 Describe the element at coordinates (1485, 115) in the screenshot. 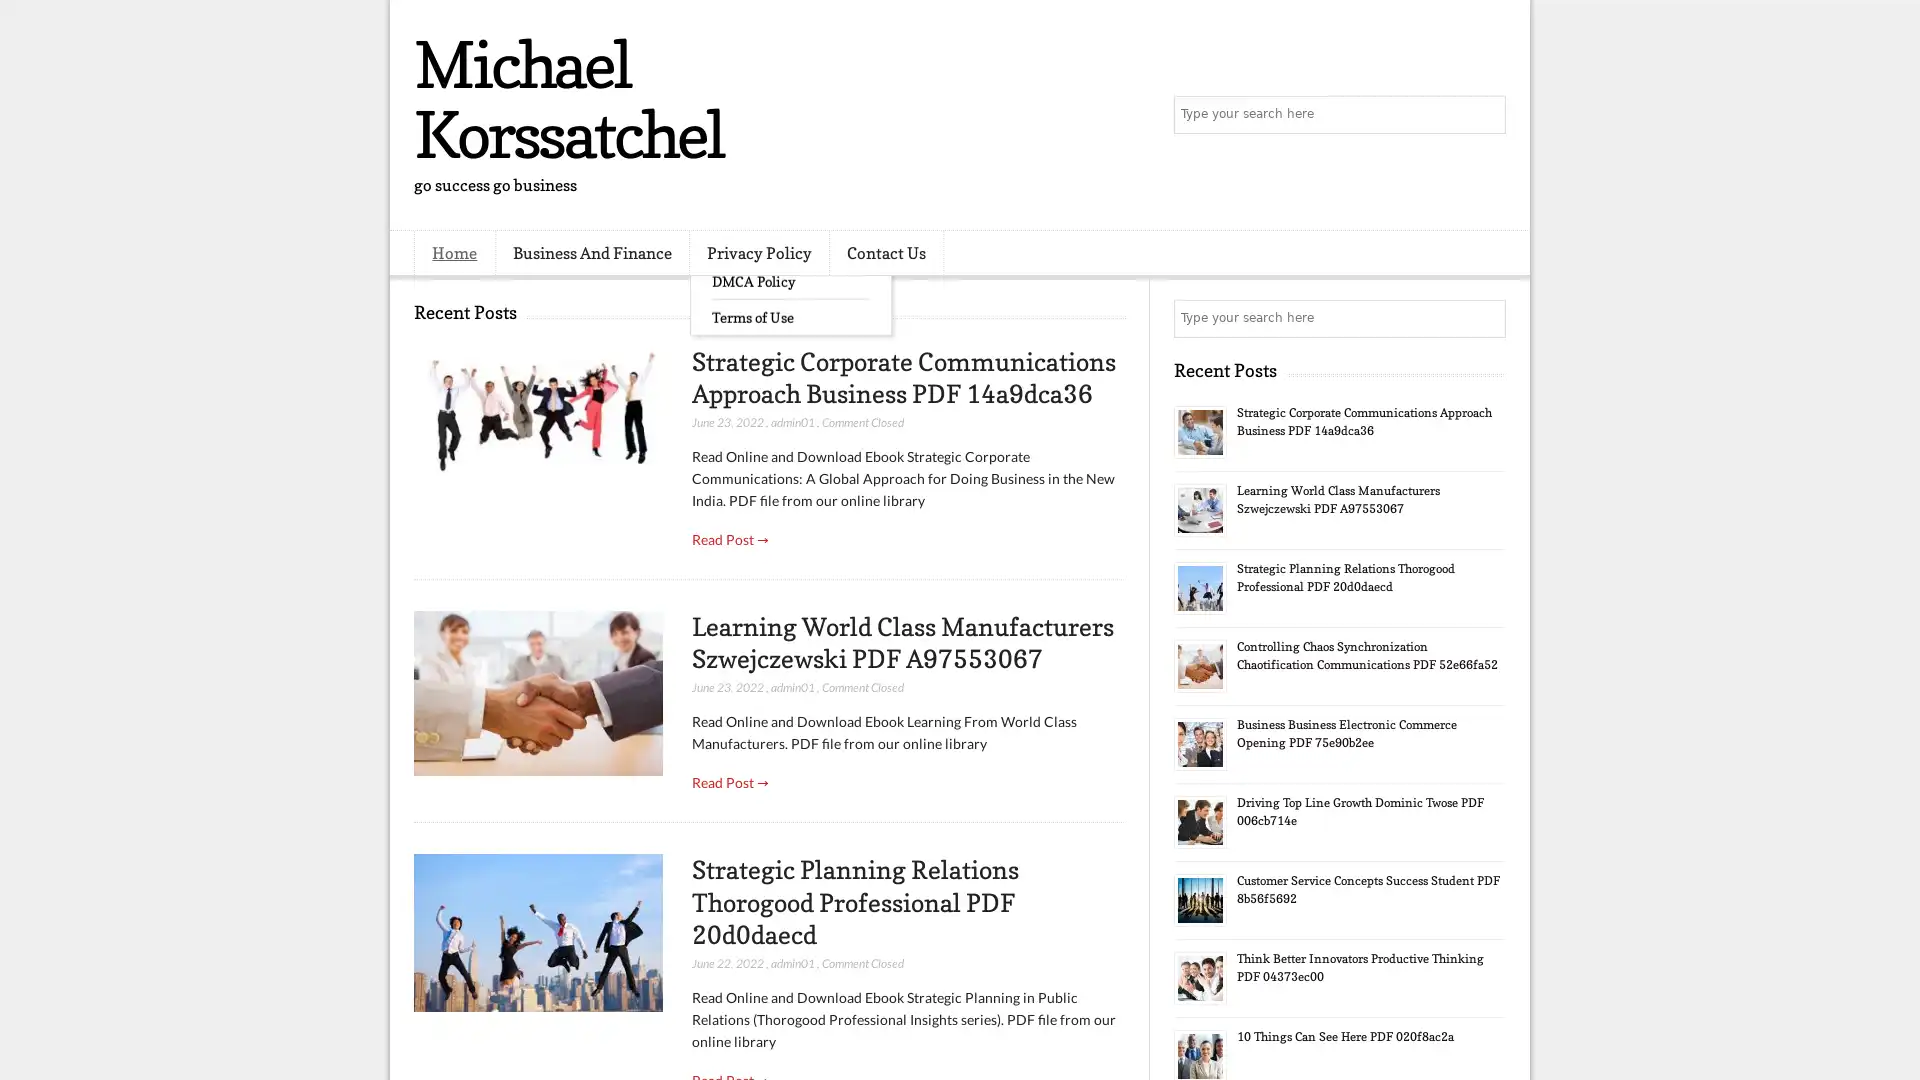

I see `Search` at that location.